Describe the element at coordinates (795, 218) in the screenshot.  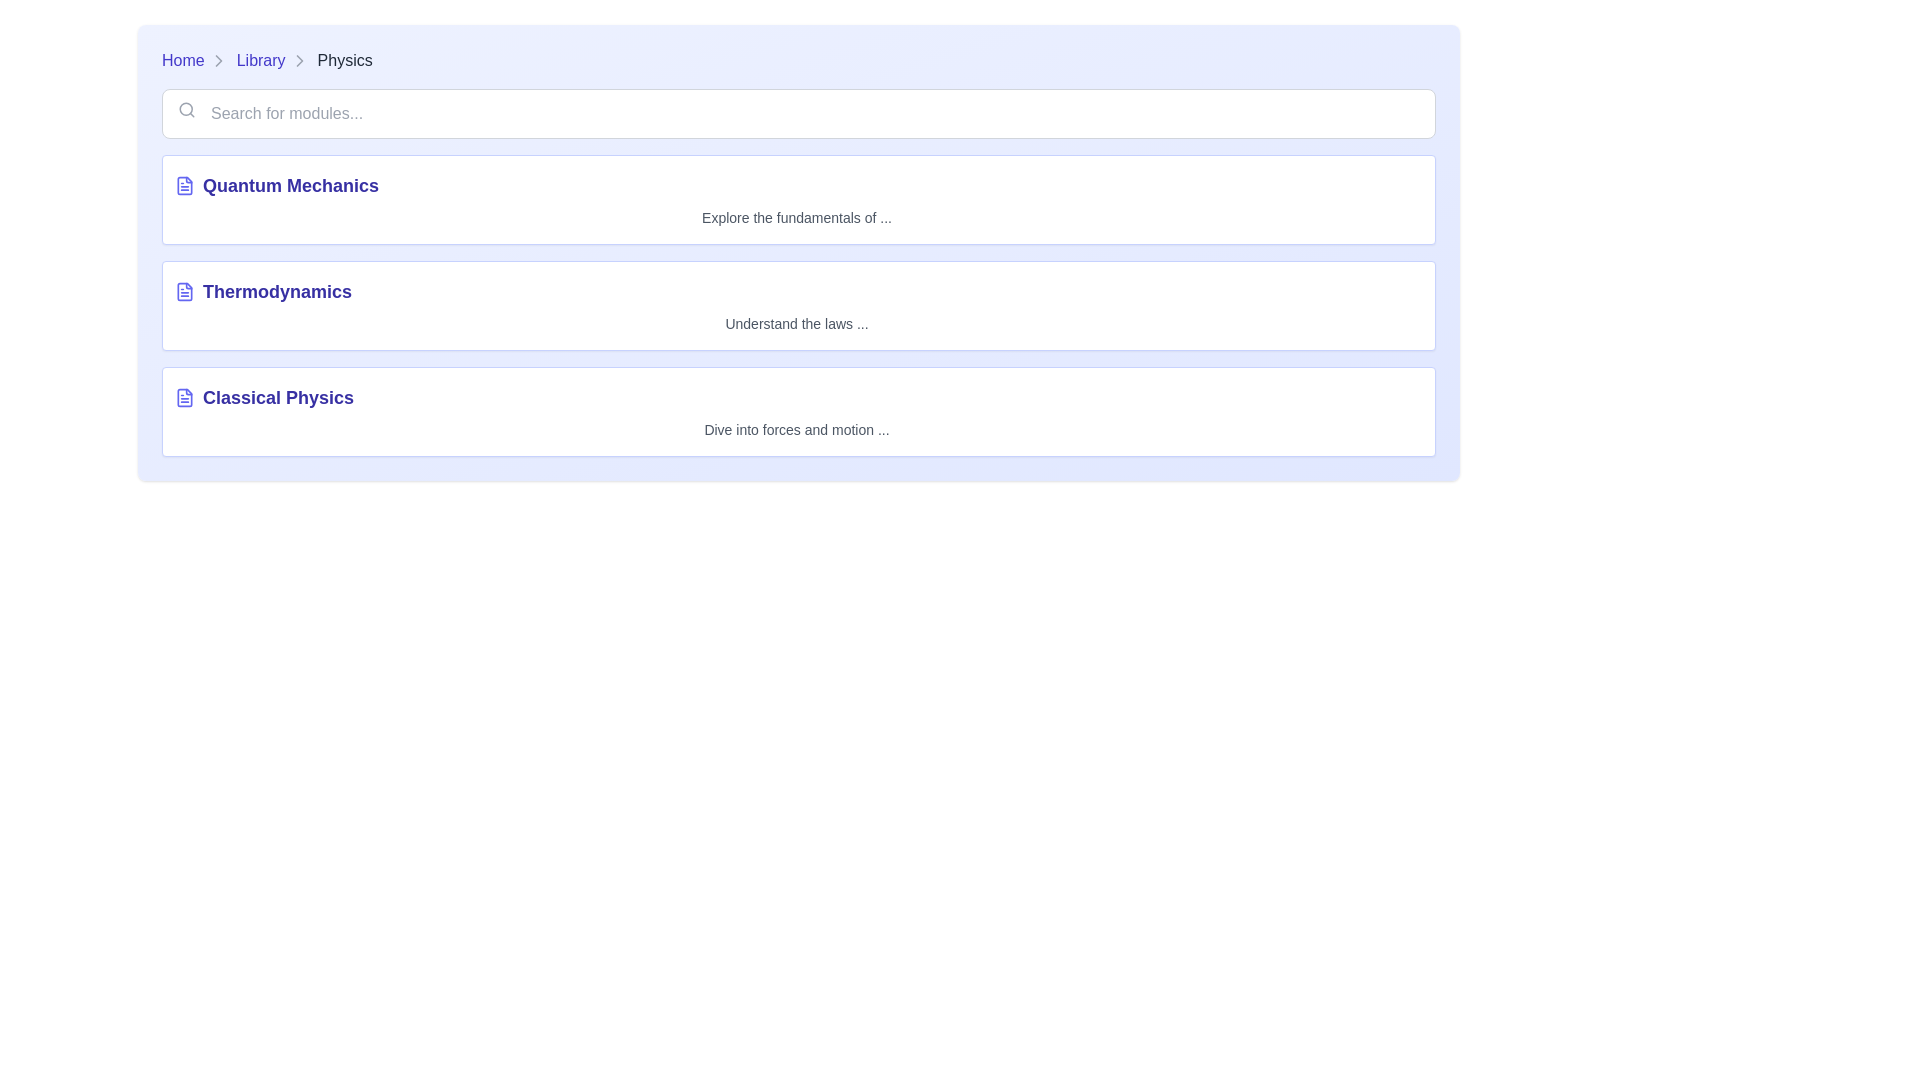
I see `the descriptive text element located below the 'Quantum Mechanics' header, which provides an overview or summary of the topic` at that location.